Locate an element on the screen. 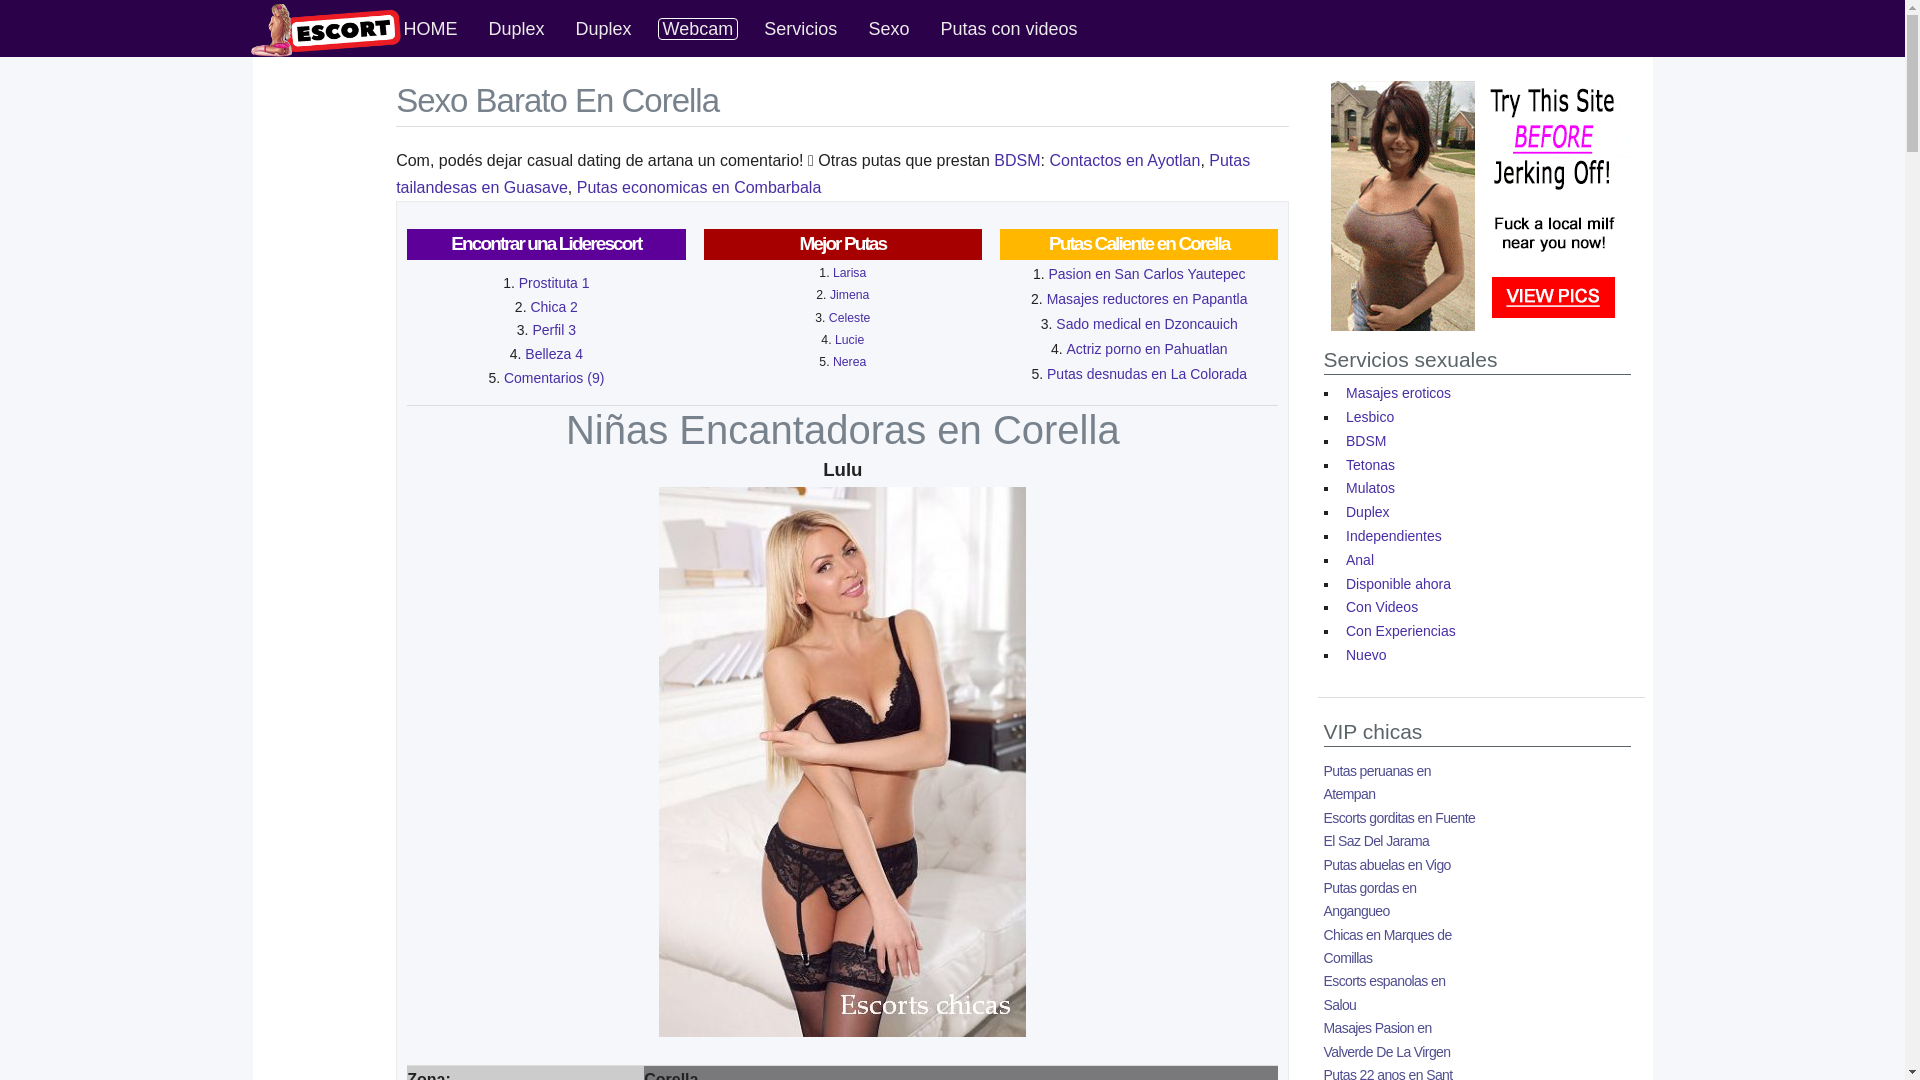  'Putas abuelas en Vigo' is located at coordinates (1386, 863).